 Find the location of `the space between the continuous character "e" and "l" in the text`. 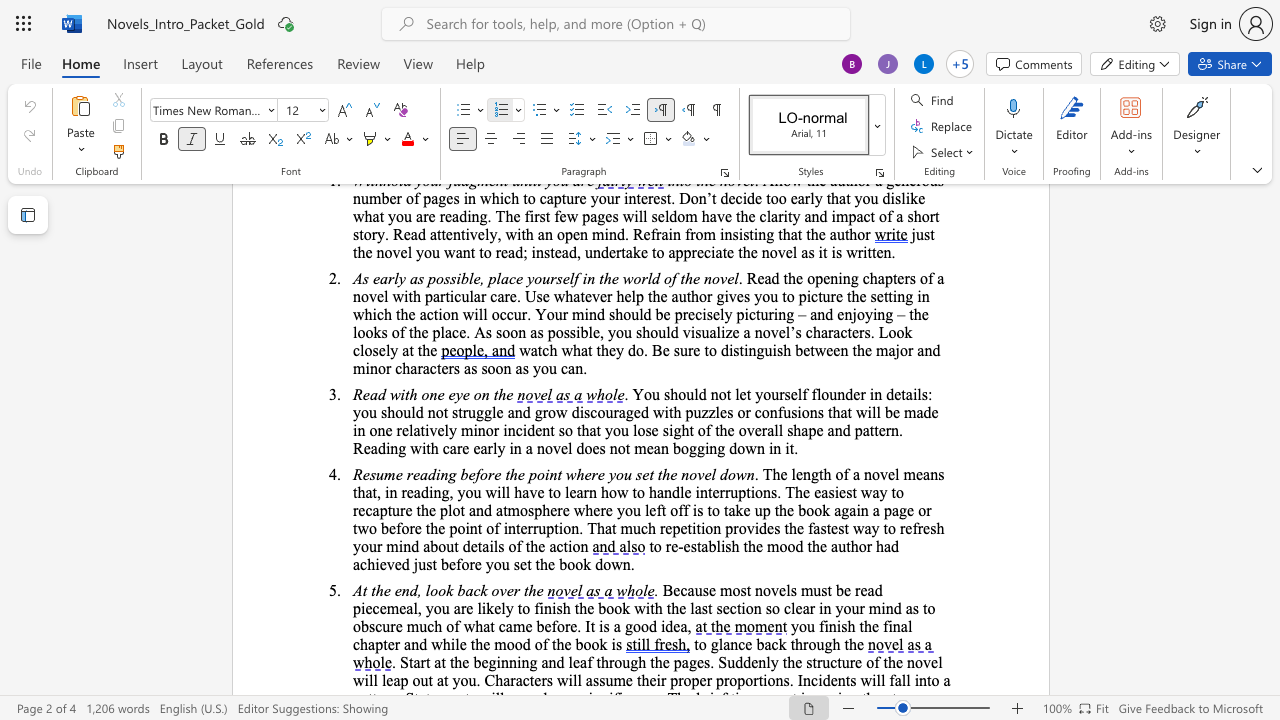

the space between the continuous character "e" and "l" in the text is located at coordinates (566, 447).